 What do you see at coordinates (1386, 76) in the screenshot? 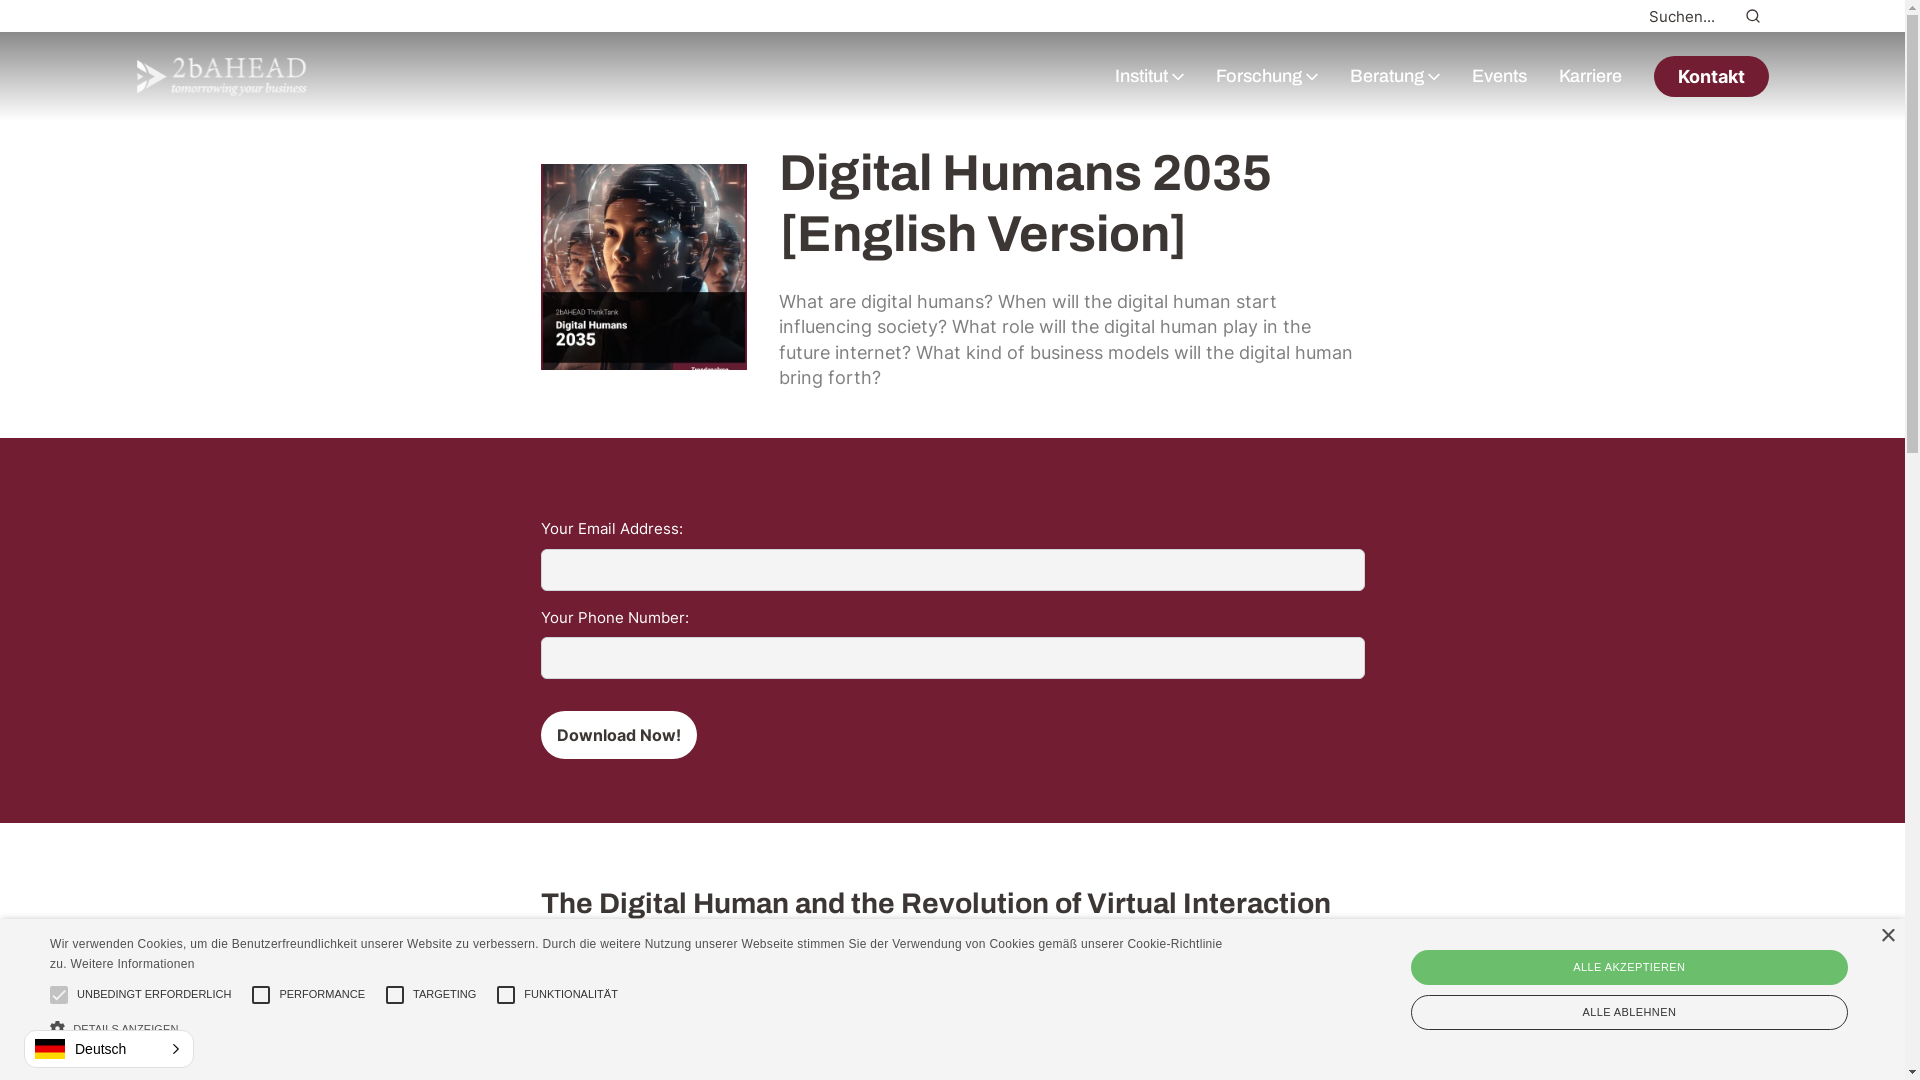
I see `'Beratung'` at bounding box center [1386, 76].